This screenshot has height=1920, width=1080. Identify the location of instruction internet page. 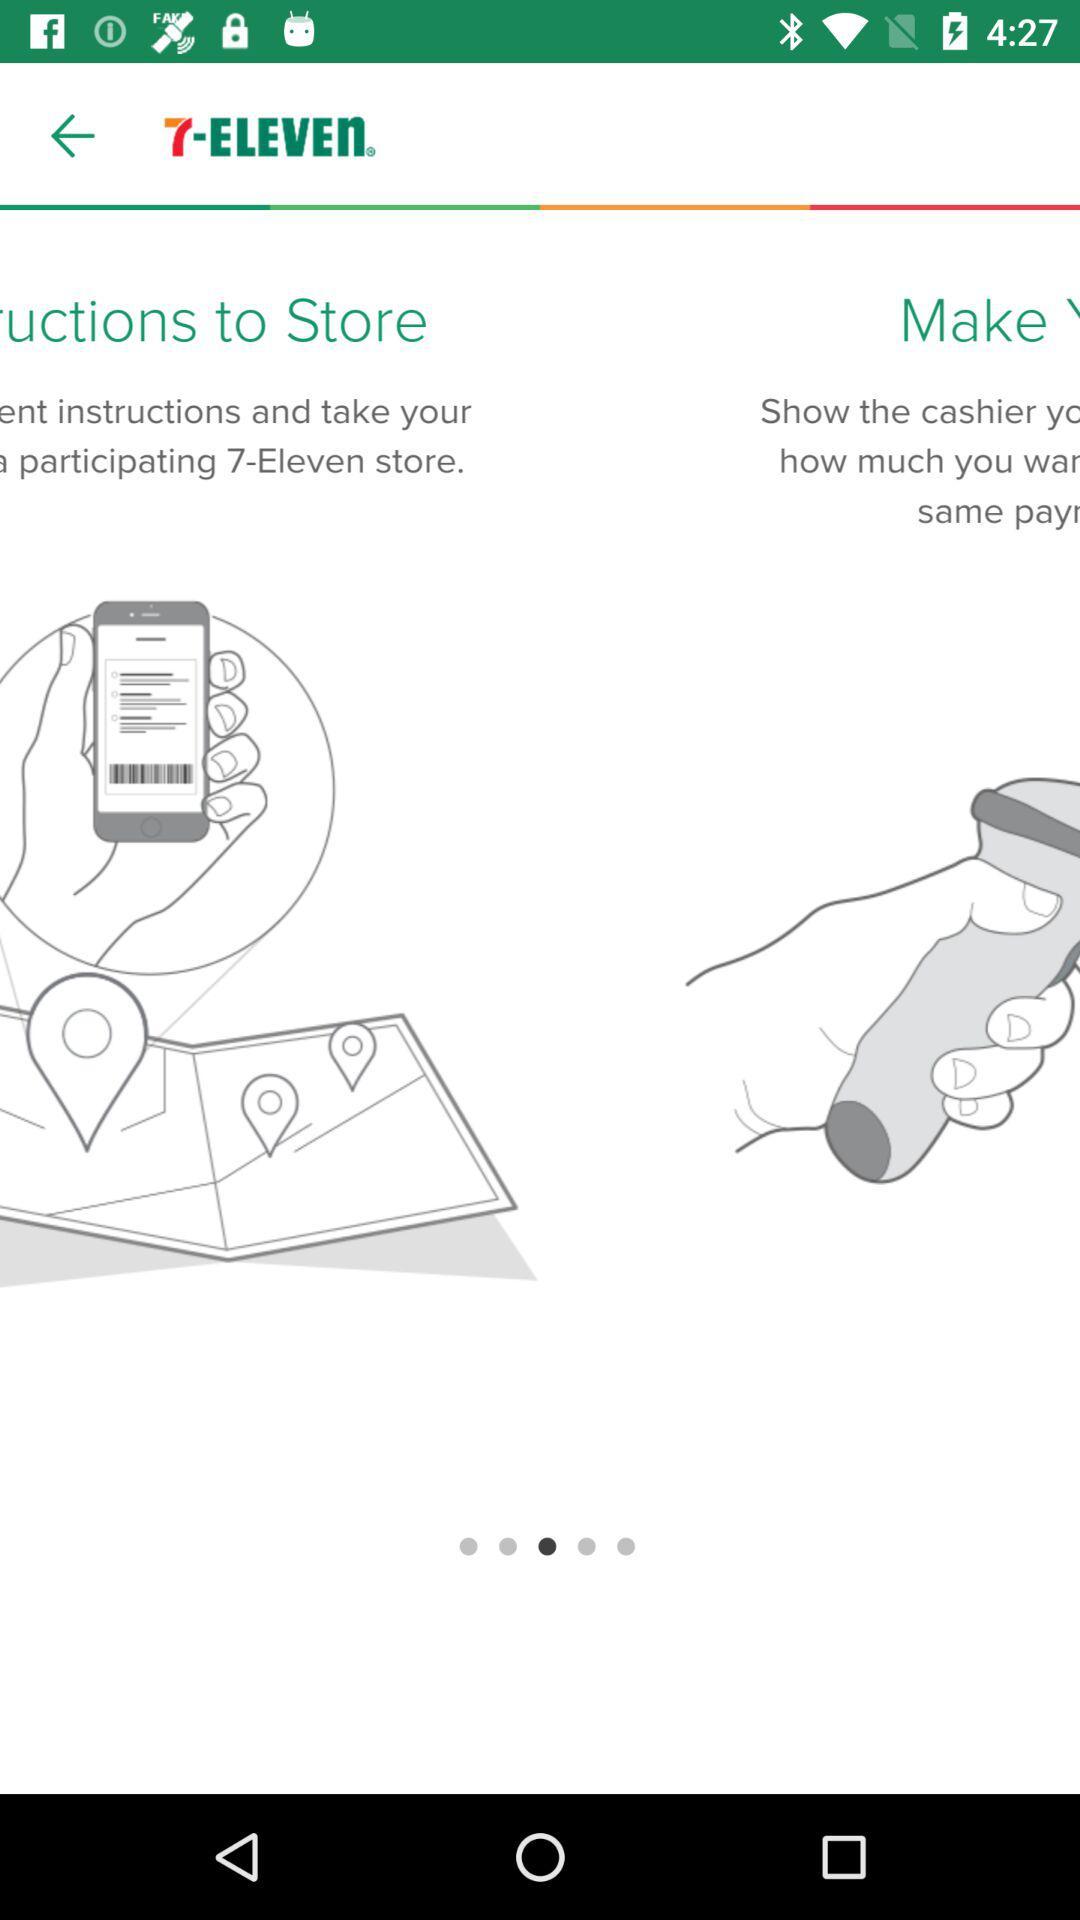
(540, 1002).